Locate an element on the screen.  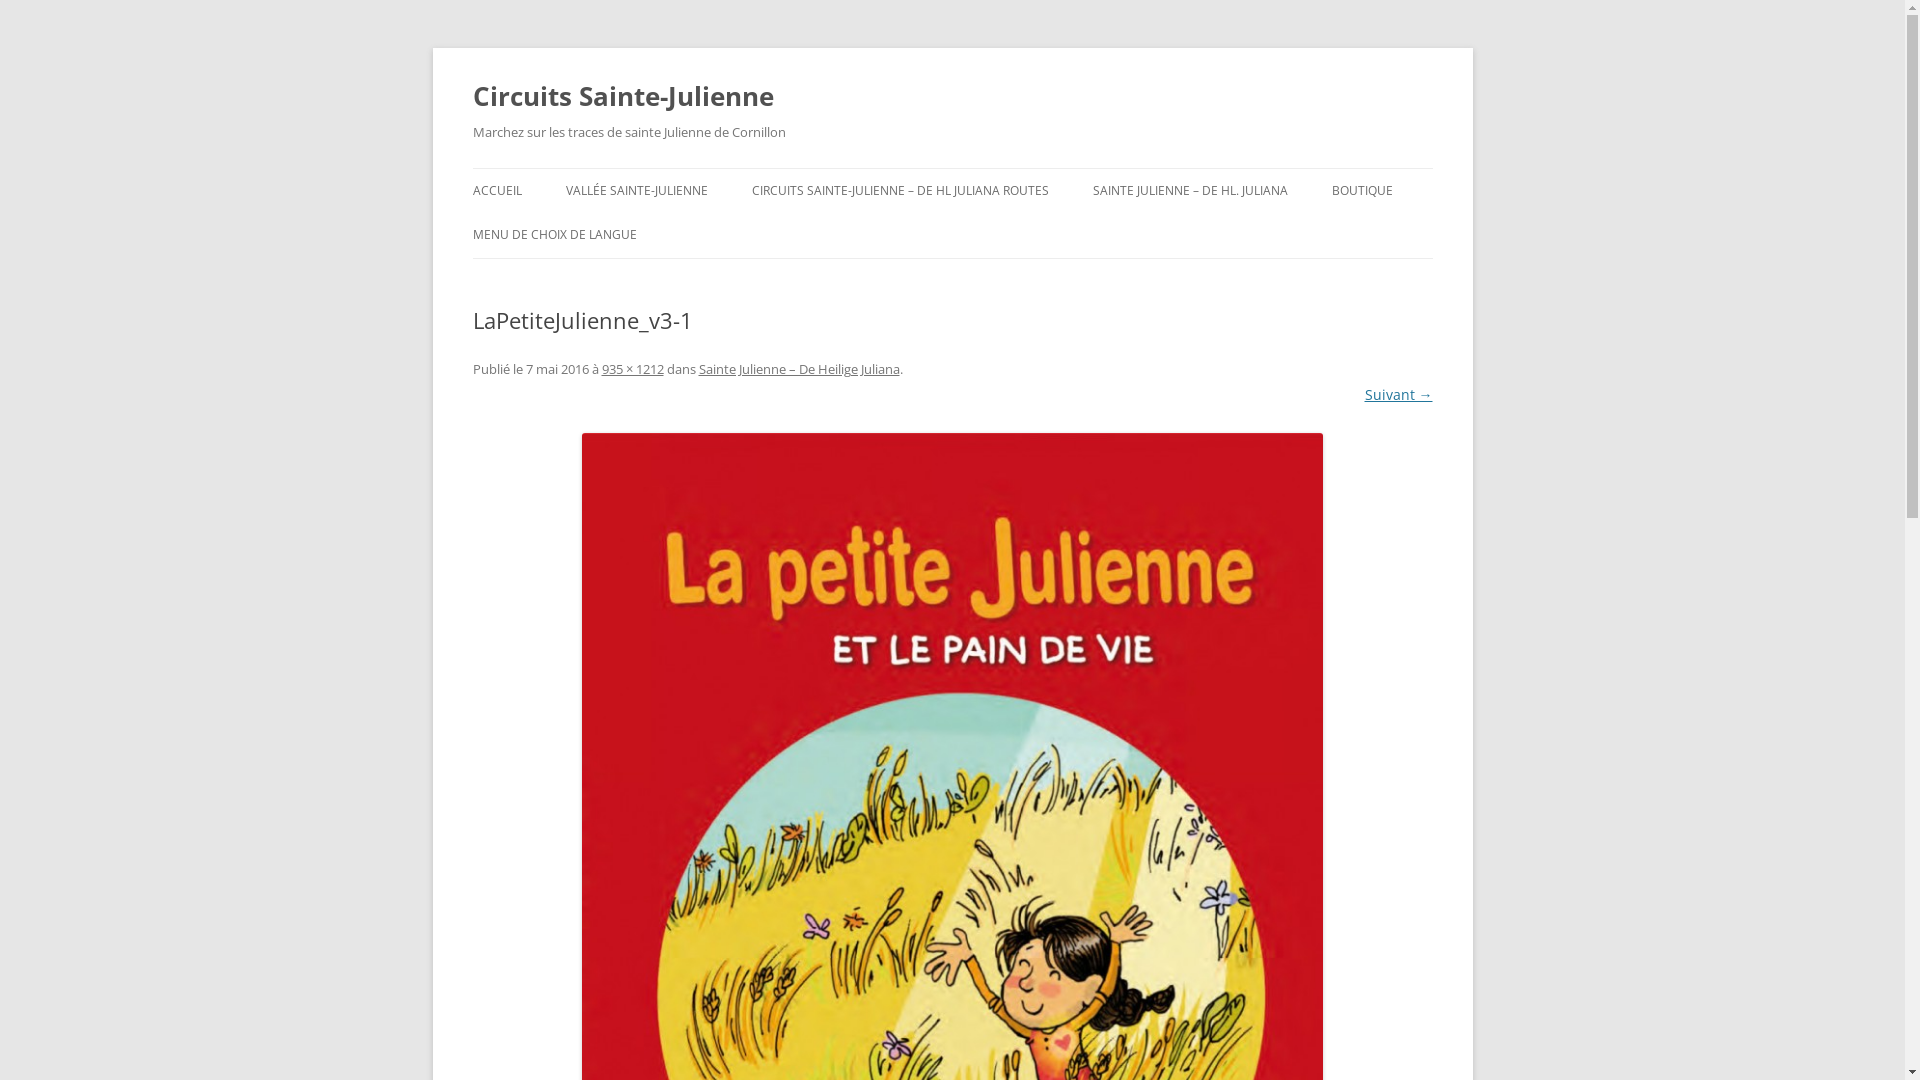
'Circuits Sainte-Julienne' is located at coordinates (621, 96).